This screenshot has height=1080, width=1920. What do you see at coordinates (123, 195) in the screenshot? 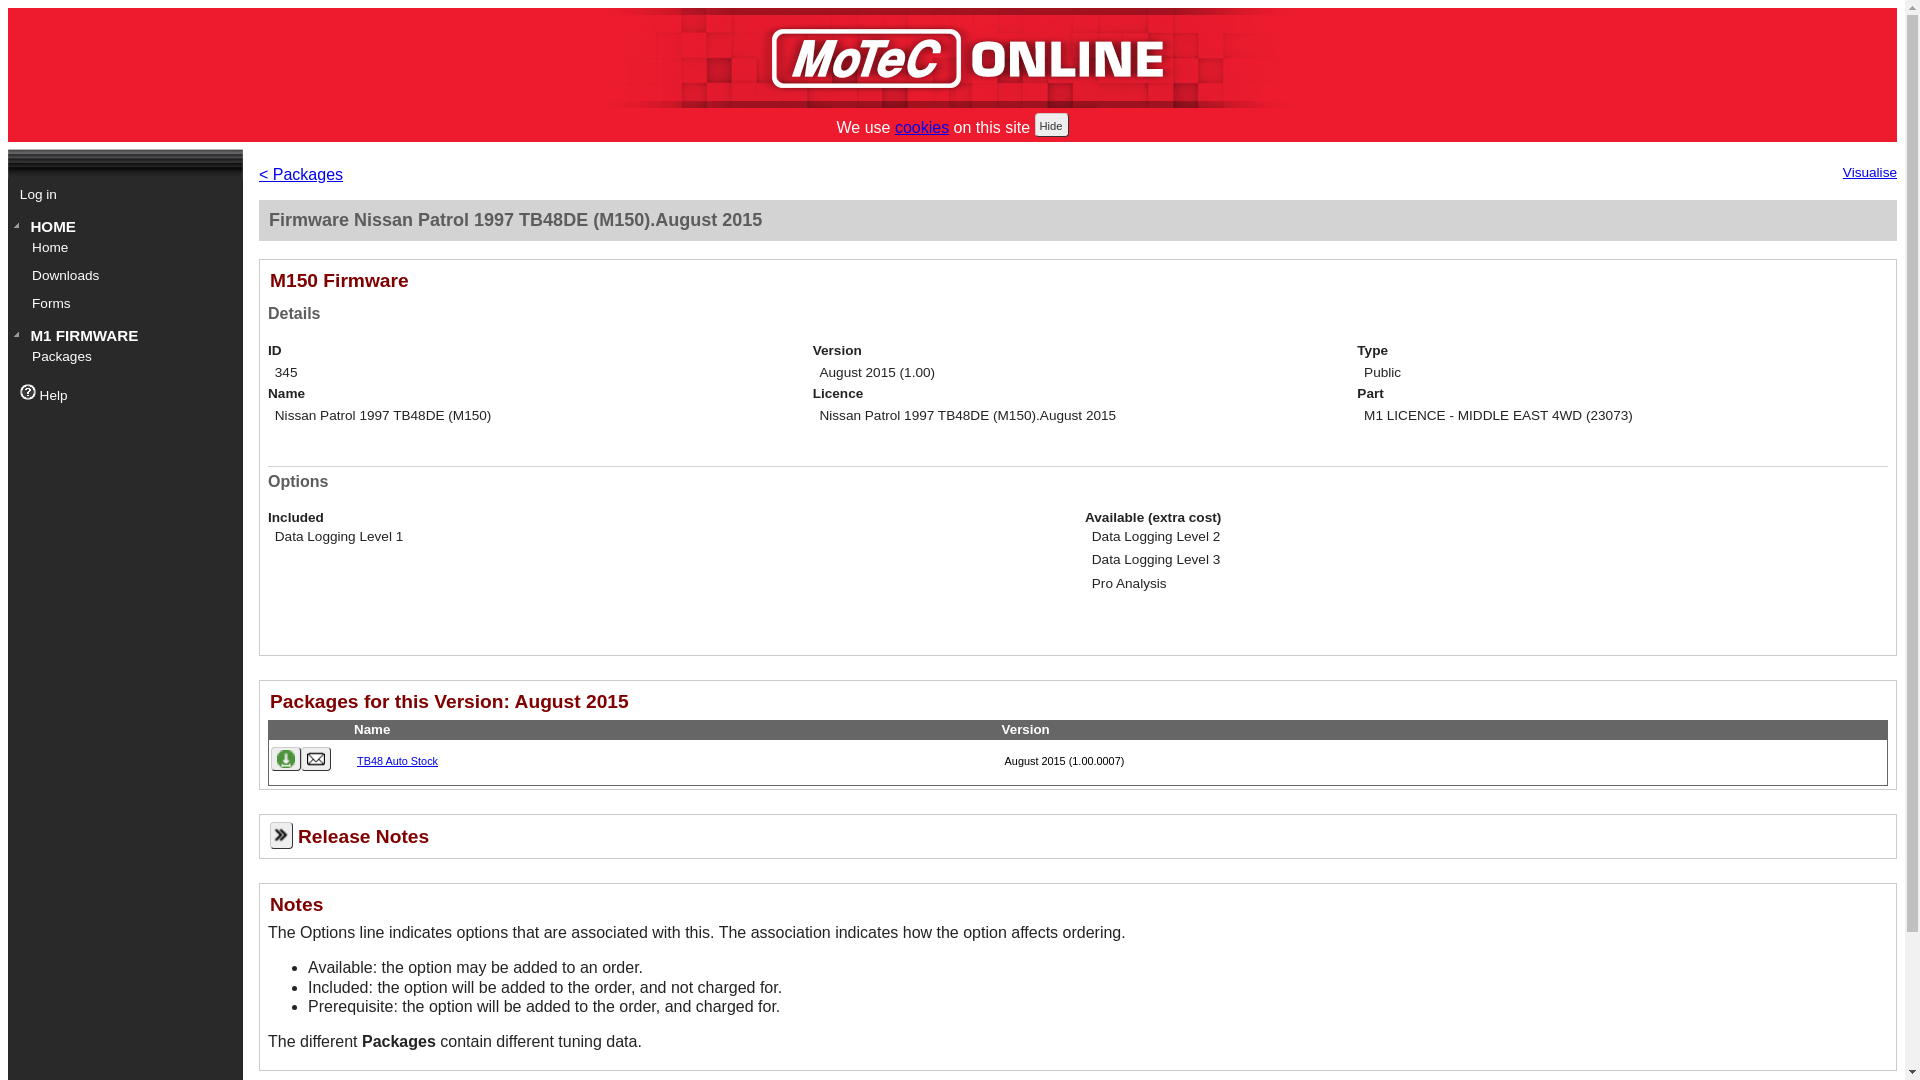
I see `'Log in'` at bounding box center [123, 195].